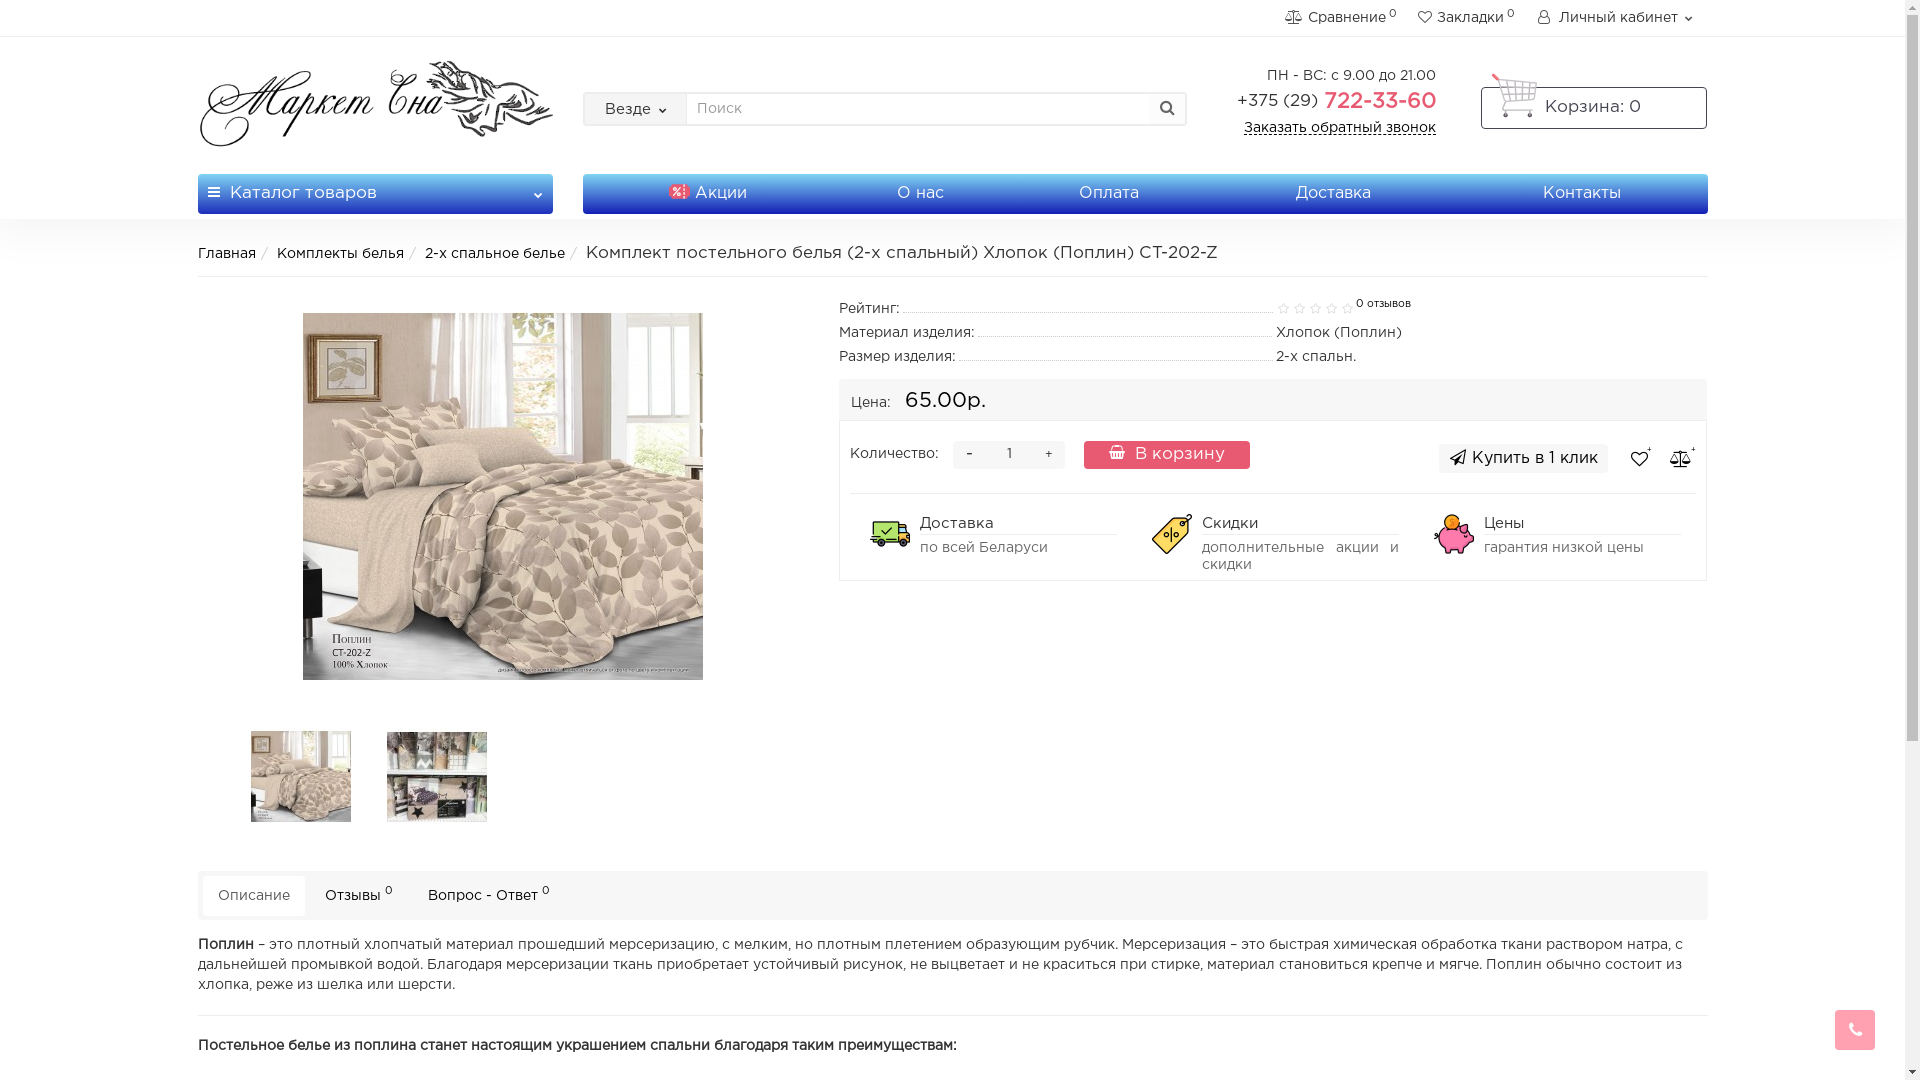 This screenshot has width=1920, height=1080. I want to click on '-', so click(969, 455).